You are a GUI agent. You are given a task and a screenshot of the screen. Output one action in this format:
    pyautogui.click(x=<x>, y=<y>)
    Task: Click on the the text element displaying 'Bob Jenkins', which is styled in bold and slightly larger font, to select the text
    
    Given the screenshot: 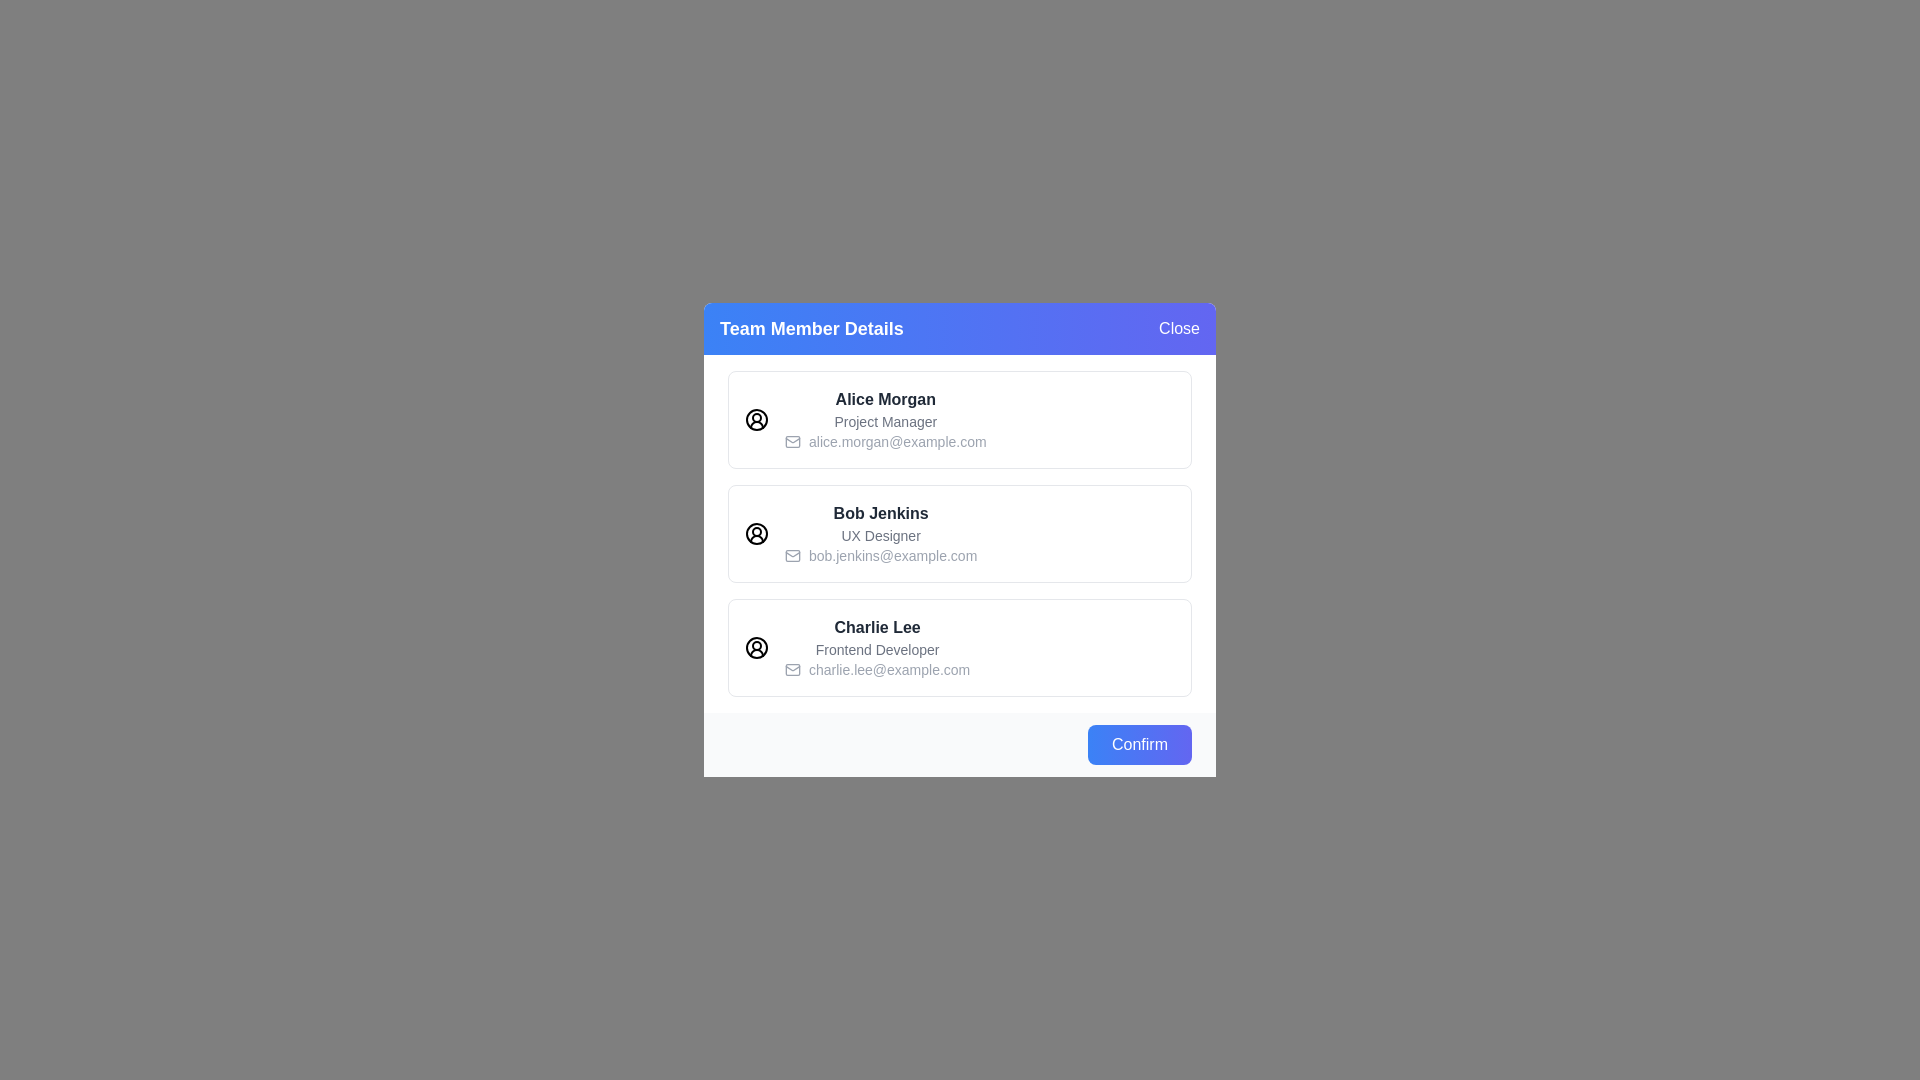 What is the action you would take?
    pyautogui.click(x=880, y=512)
    